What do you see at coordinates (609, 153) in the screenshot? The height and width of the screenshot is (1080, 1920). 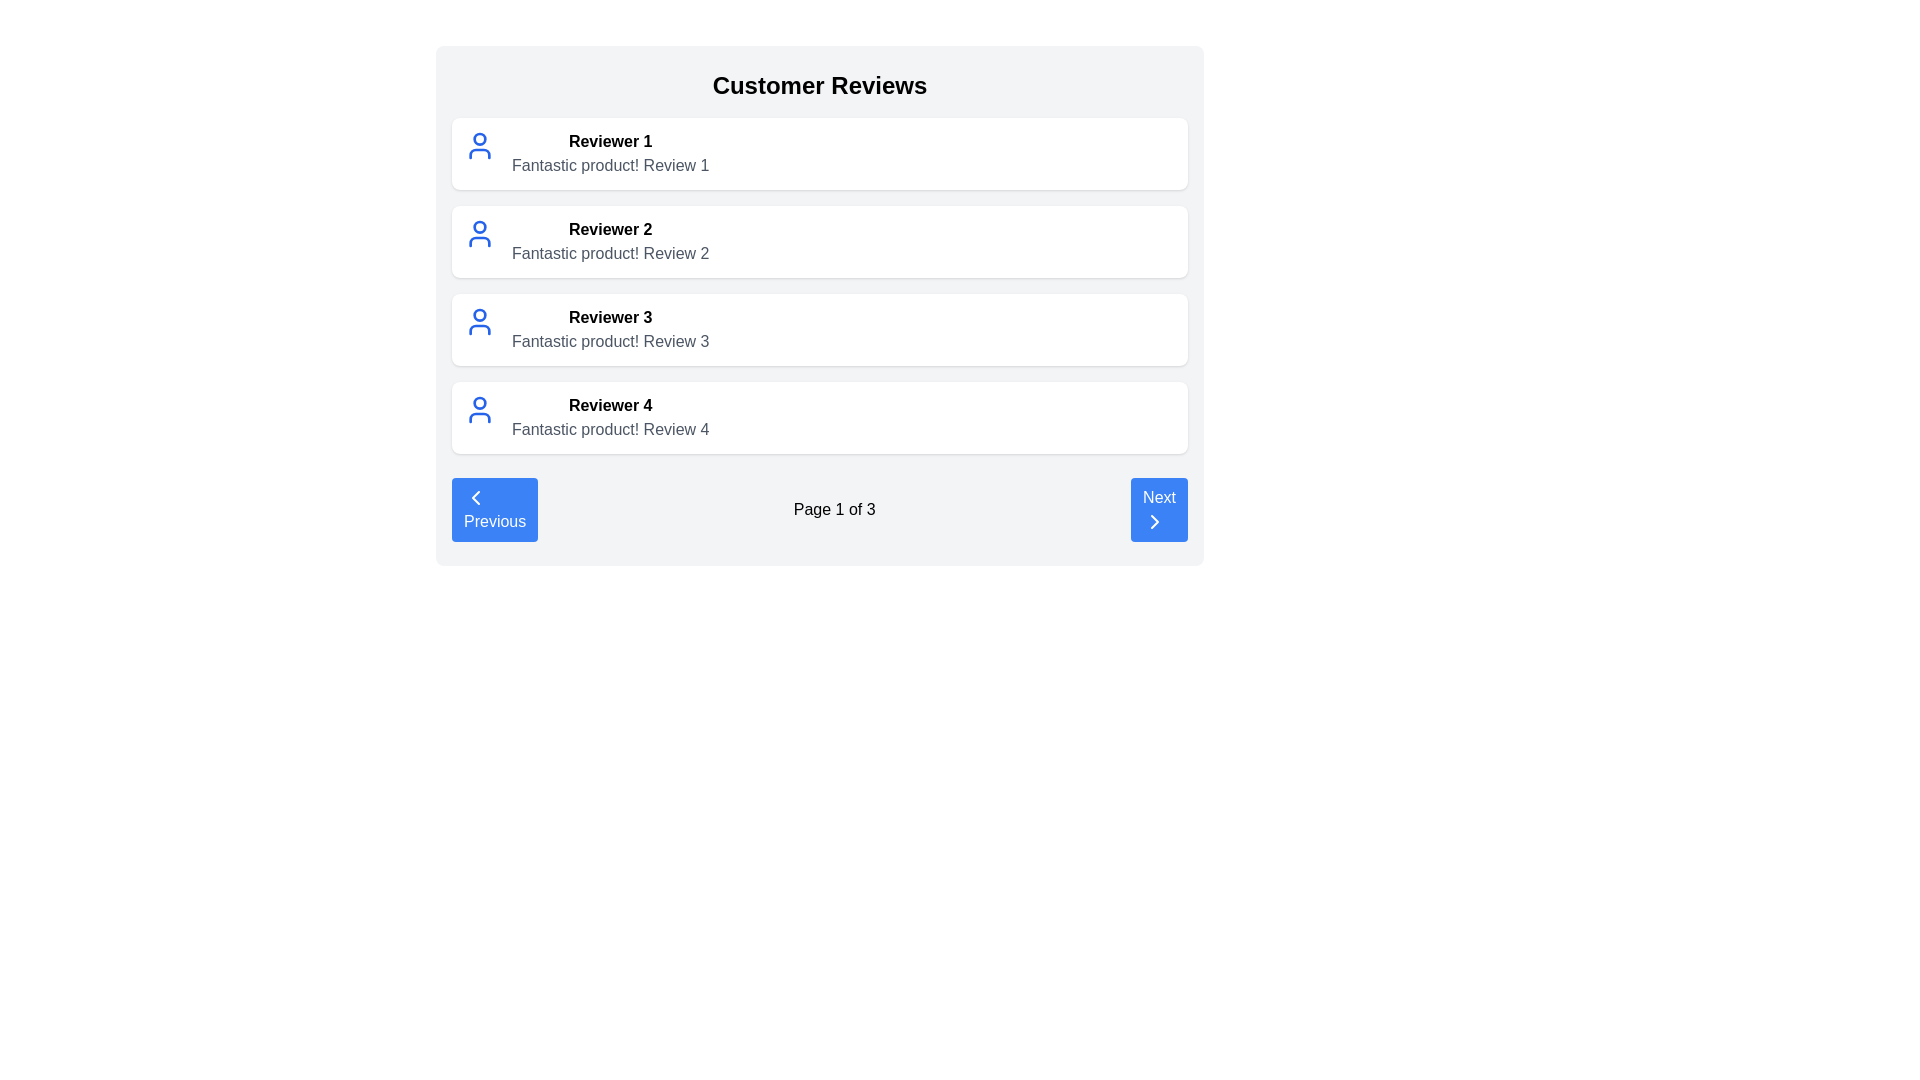 I see `the first review card in the Customer Reviews section that displays the reviewer's name and comments` at bounding box center [609, 153].